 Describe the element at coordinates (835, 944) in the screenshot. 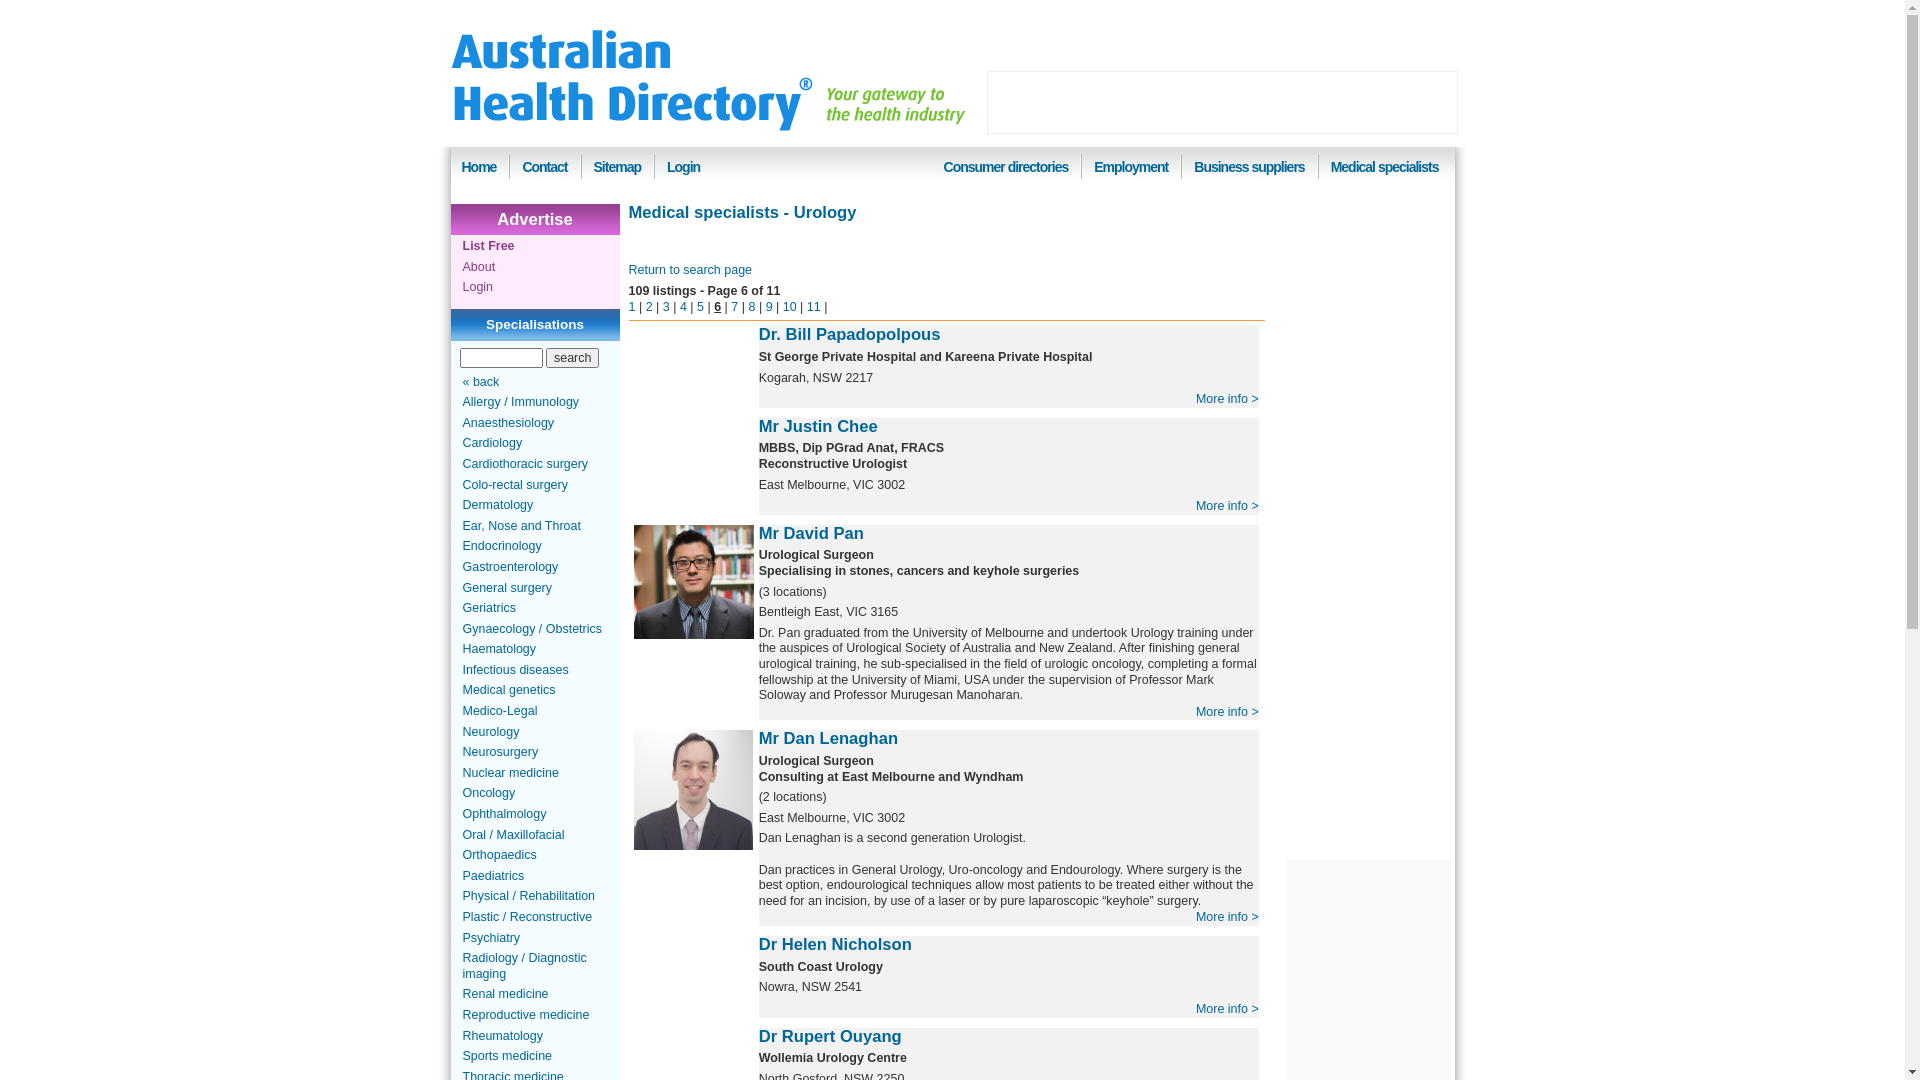

I see `'Dr Helen Nicholson'` at that location.